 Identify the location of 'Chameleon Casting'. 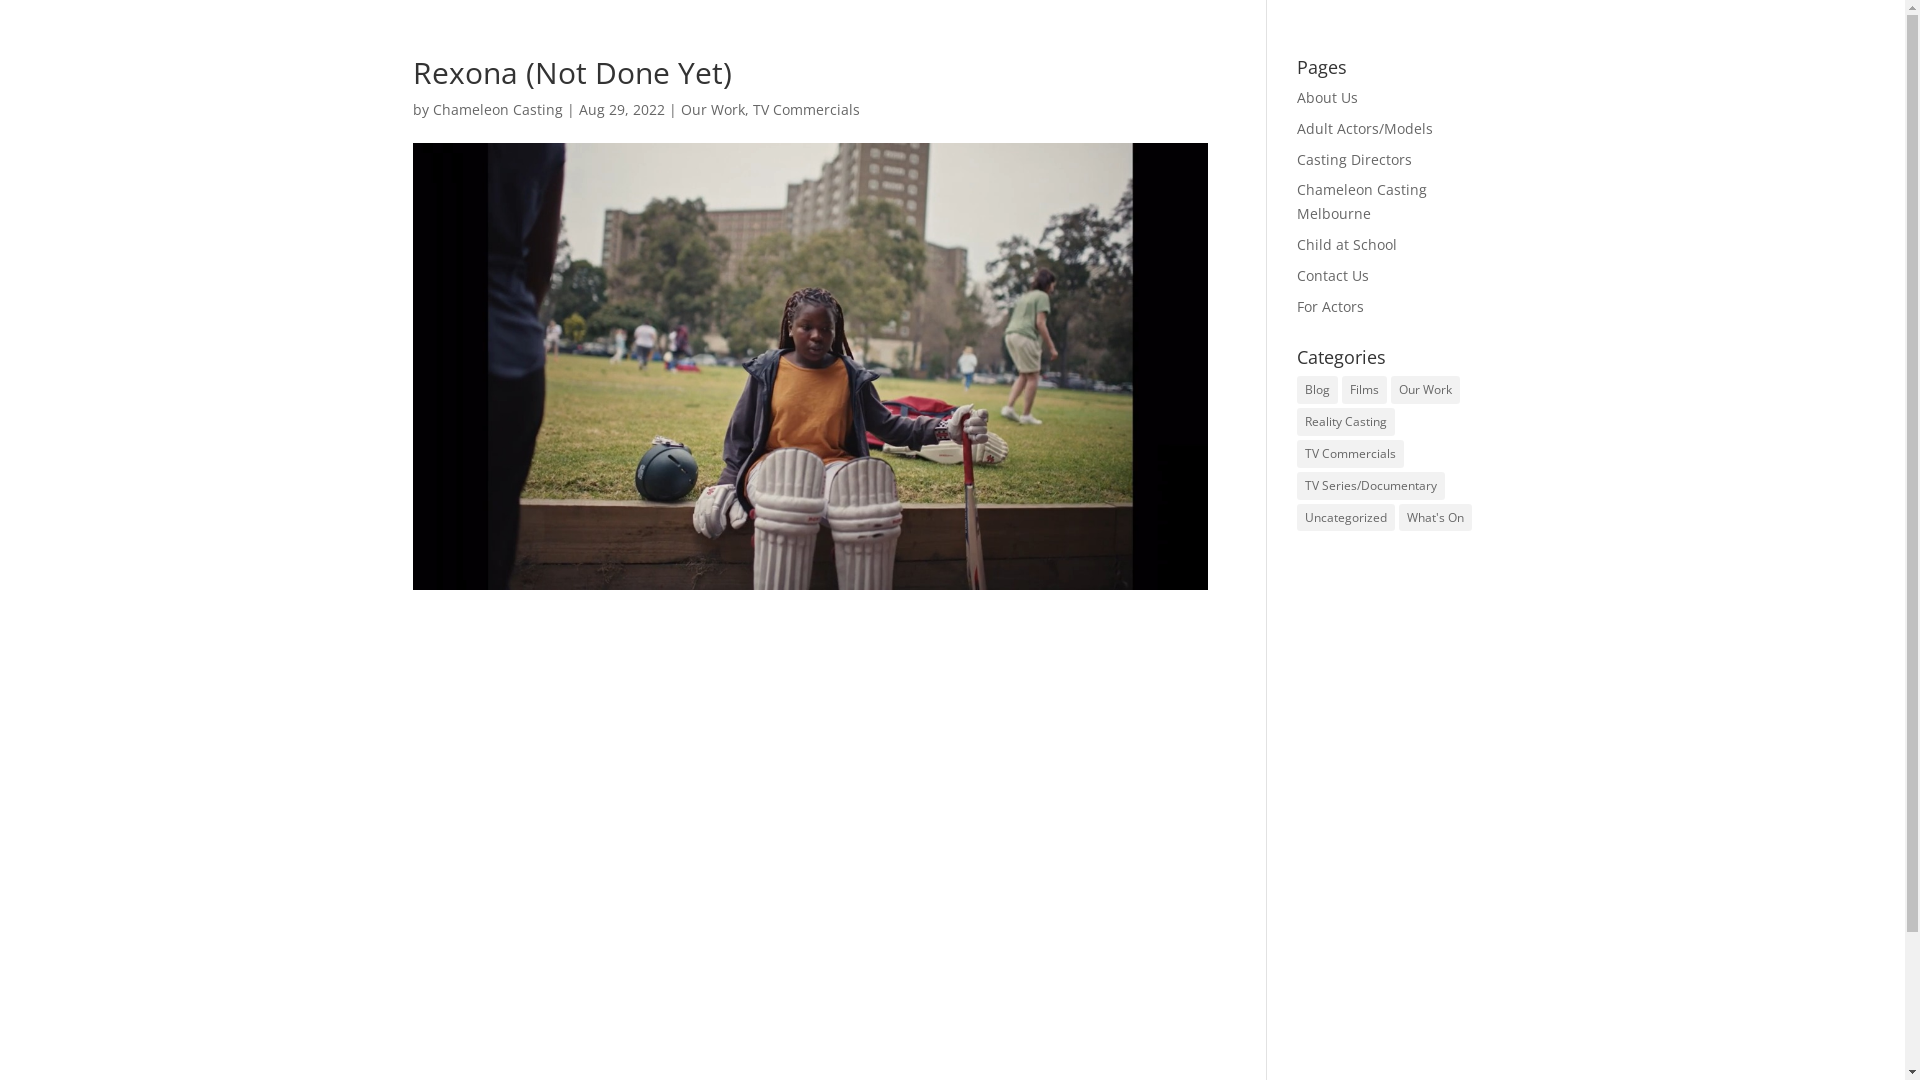
(497, 109).